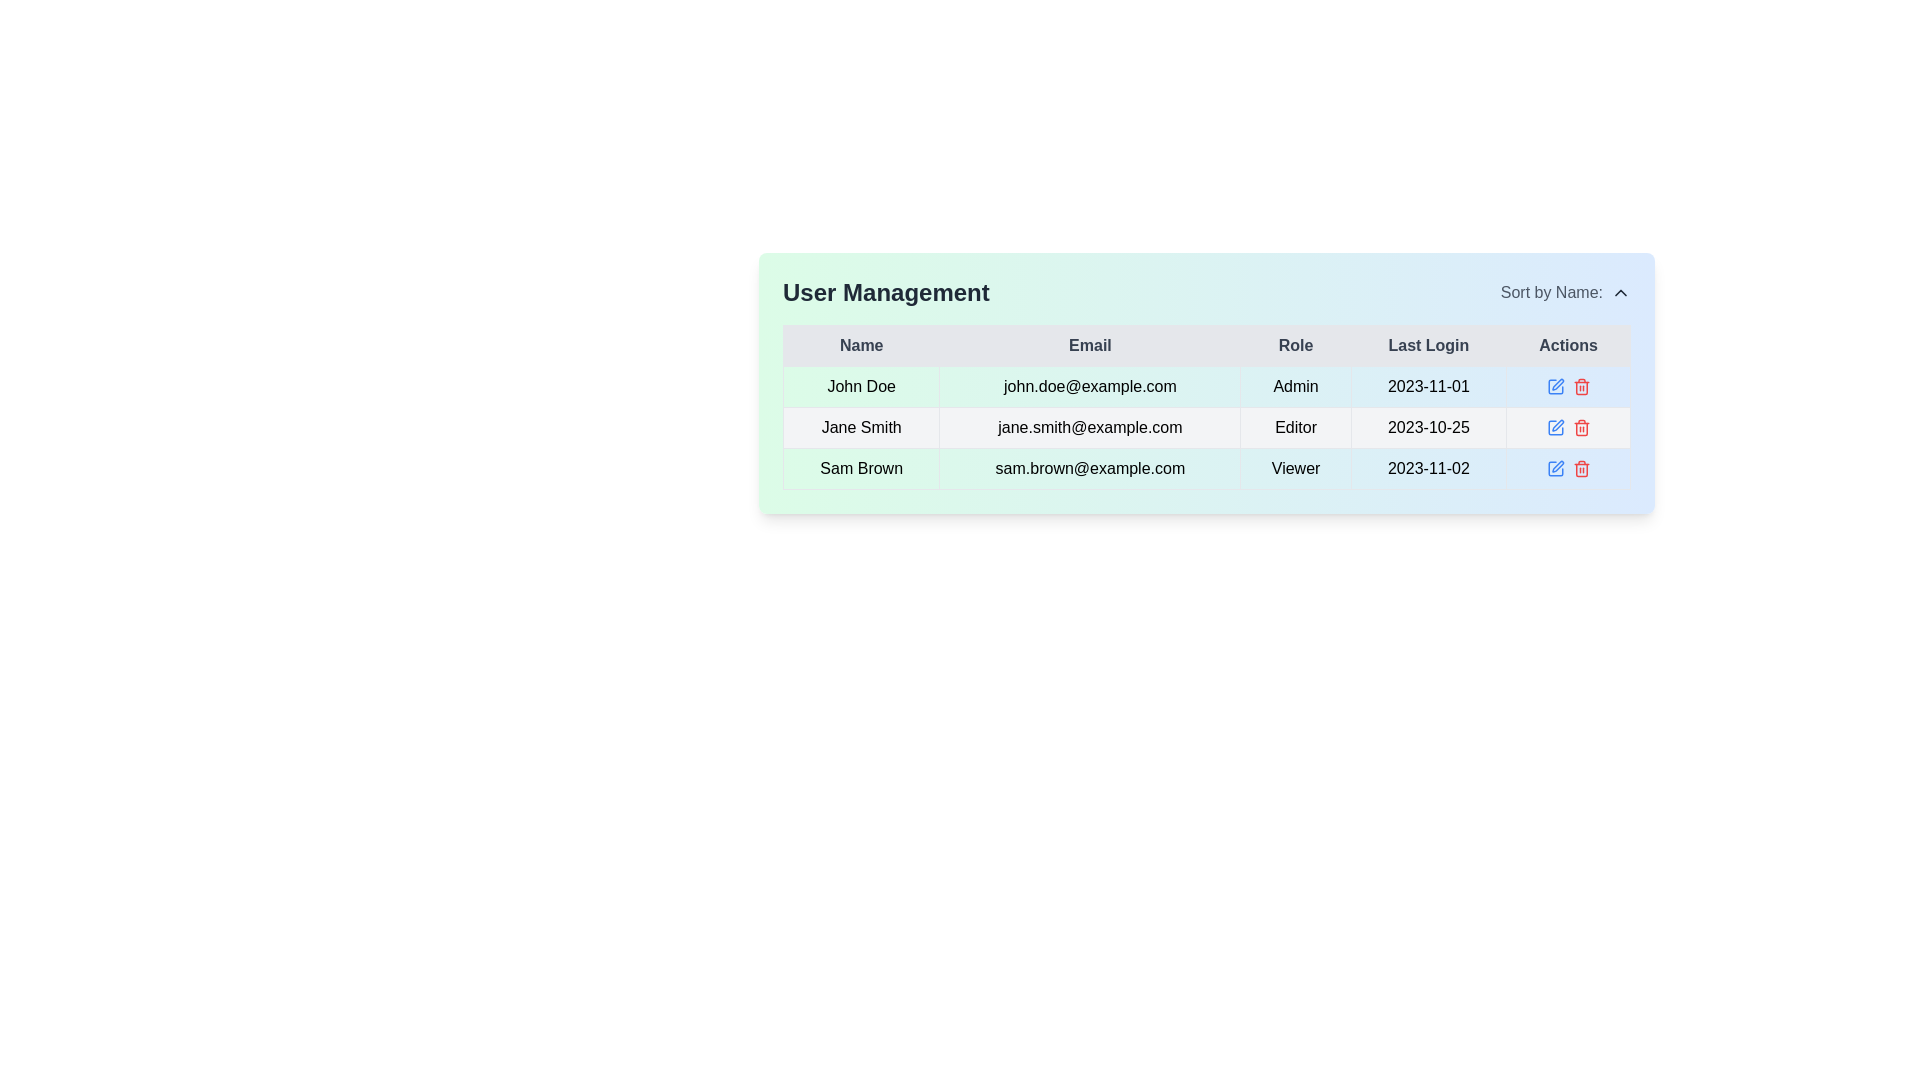 The image size is (1920, 1080). I want to click on the static text label 'Viewer' located in the 'Role' column for the user 'Sam Brown' in the User Management Interface, so click(1296, 469).